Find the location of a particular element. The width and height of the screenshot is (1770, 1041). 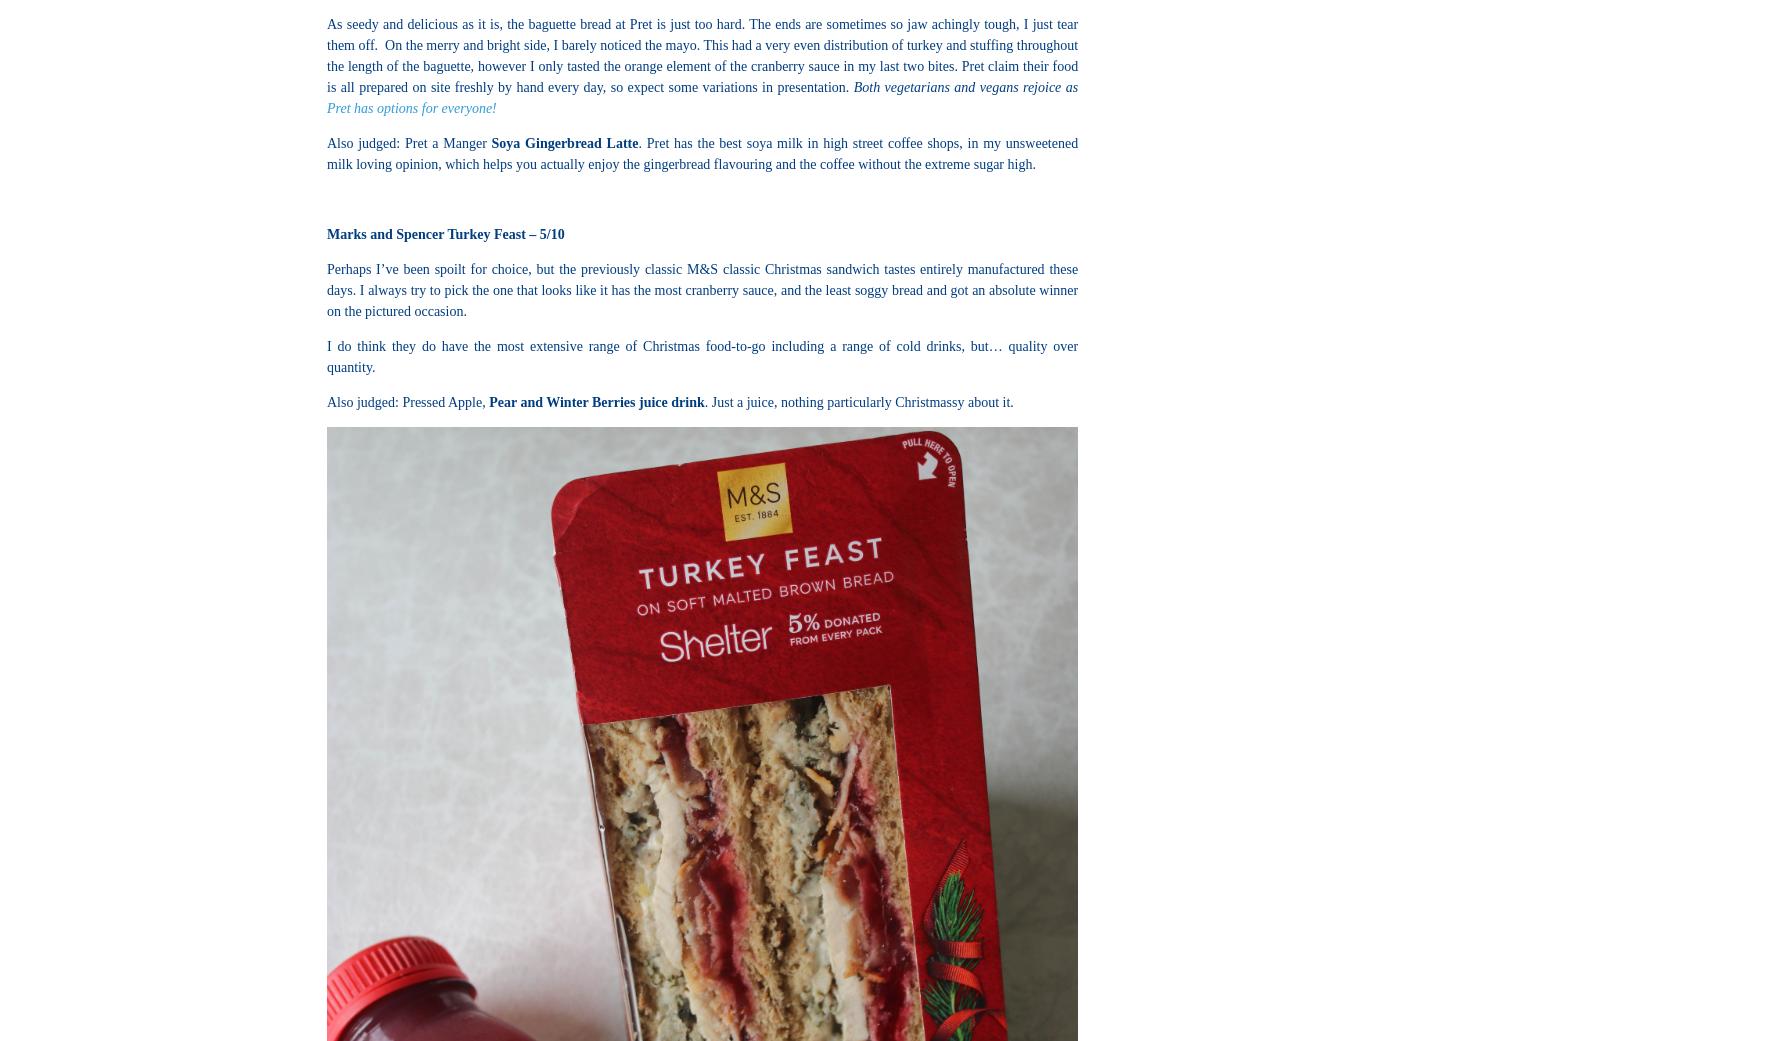

'Also judged: Pret a Manger' is located at coordinates (408, 143).